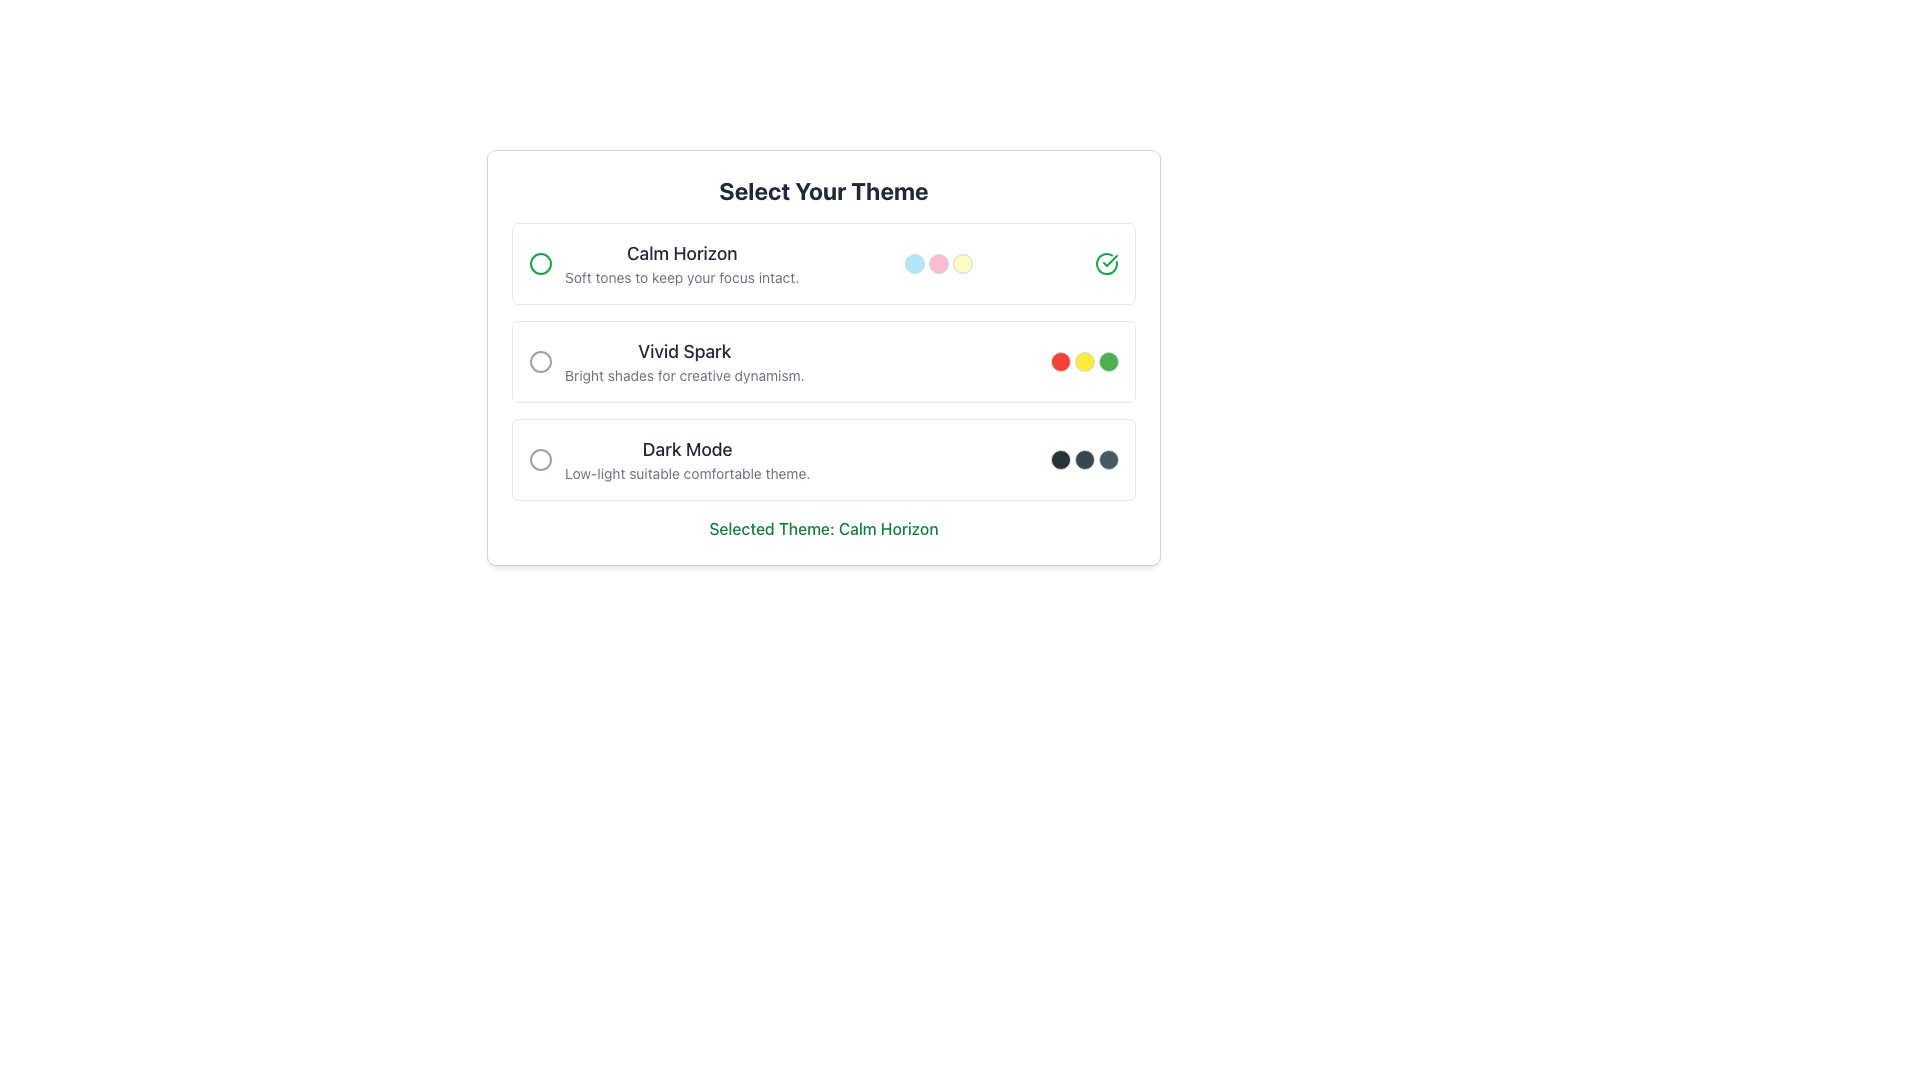 The width and height of the screenshot is (1920, 1080). What do you see at coordinates (541, 459) in the screenshot?
I see `the circular icon representing the 'Dark Mode' theme option, which is an unfilled circle with a solid outline located at the leftmost area of the theme options row` at bounding box center [541, 459].